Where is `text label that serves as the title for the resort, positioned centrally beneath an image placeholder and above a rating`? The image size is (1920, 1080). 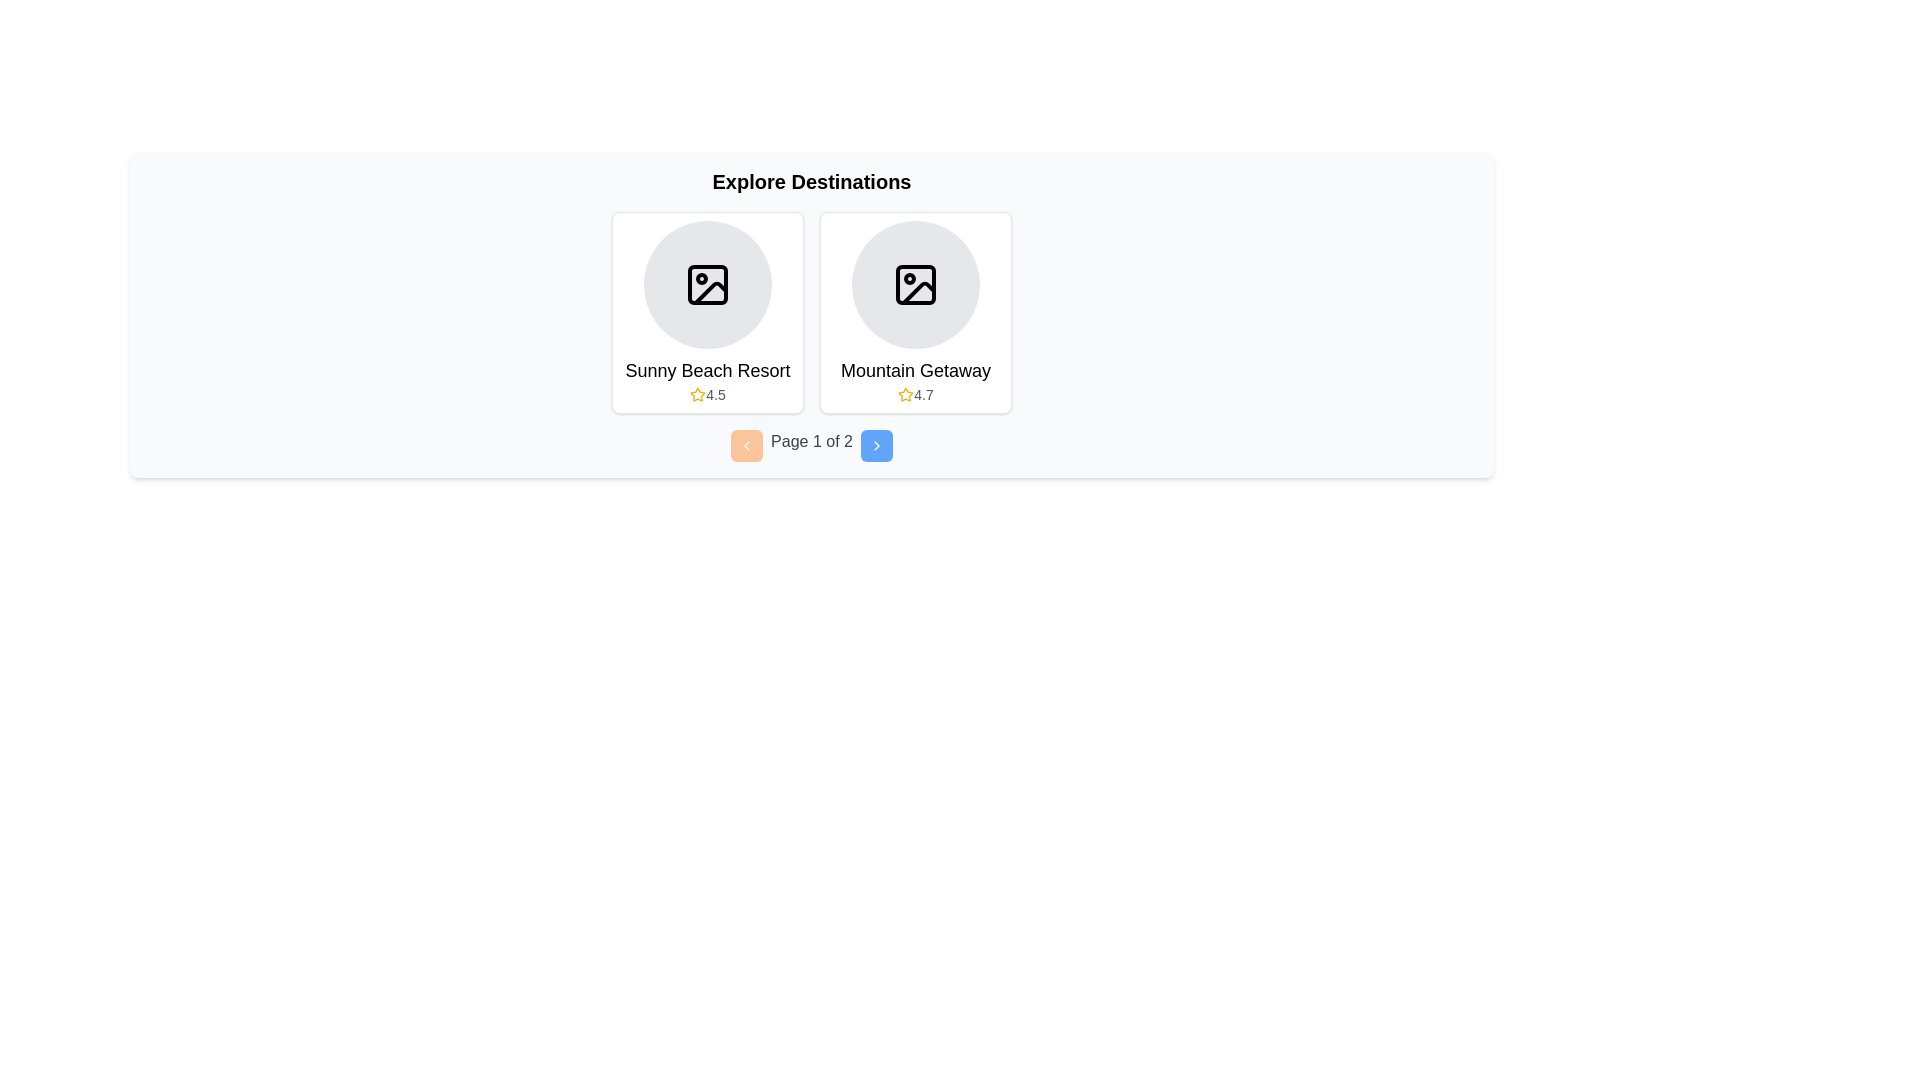 text label that serves as the title for the resort, positioned centrally beneath an image placeholder and above a rating is located at coordinates (708, 370).